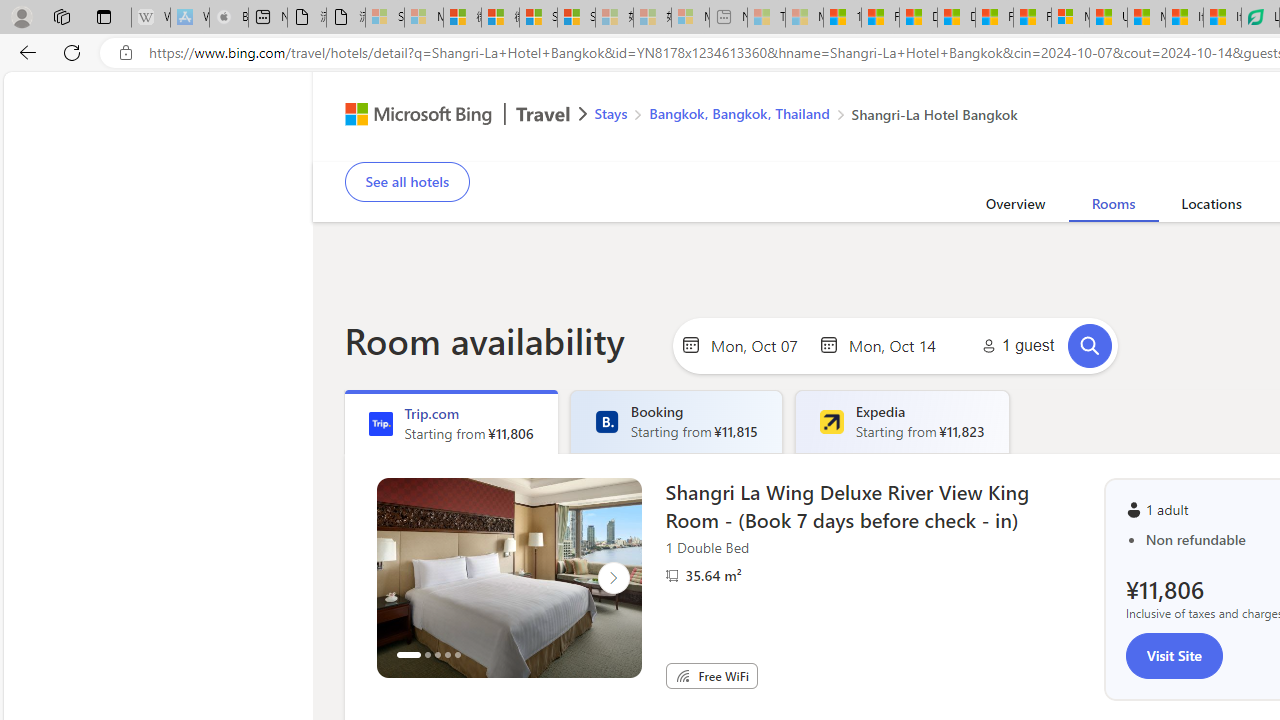 Image resolution: width=1280 pixels, height=720 pixels. Describe the element at coordinates (422, 17) in the screenshot. I see `'Microsoft Services Agreement - Sleeping'` at that location.